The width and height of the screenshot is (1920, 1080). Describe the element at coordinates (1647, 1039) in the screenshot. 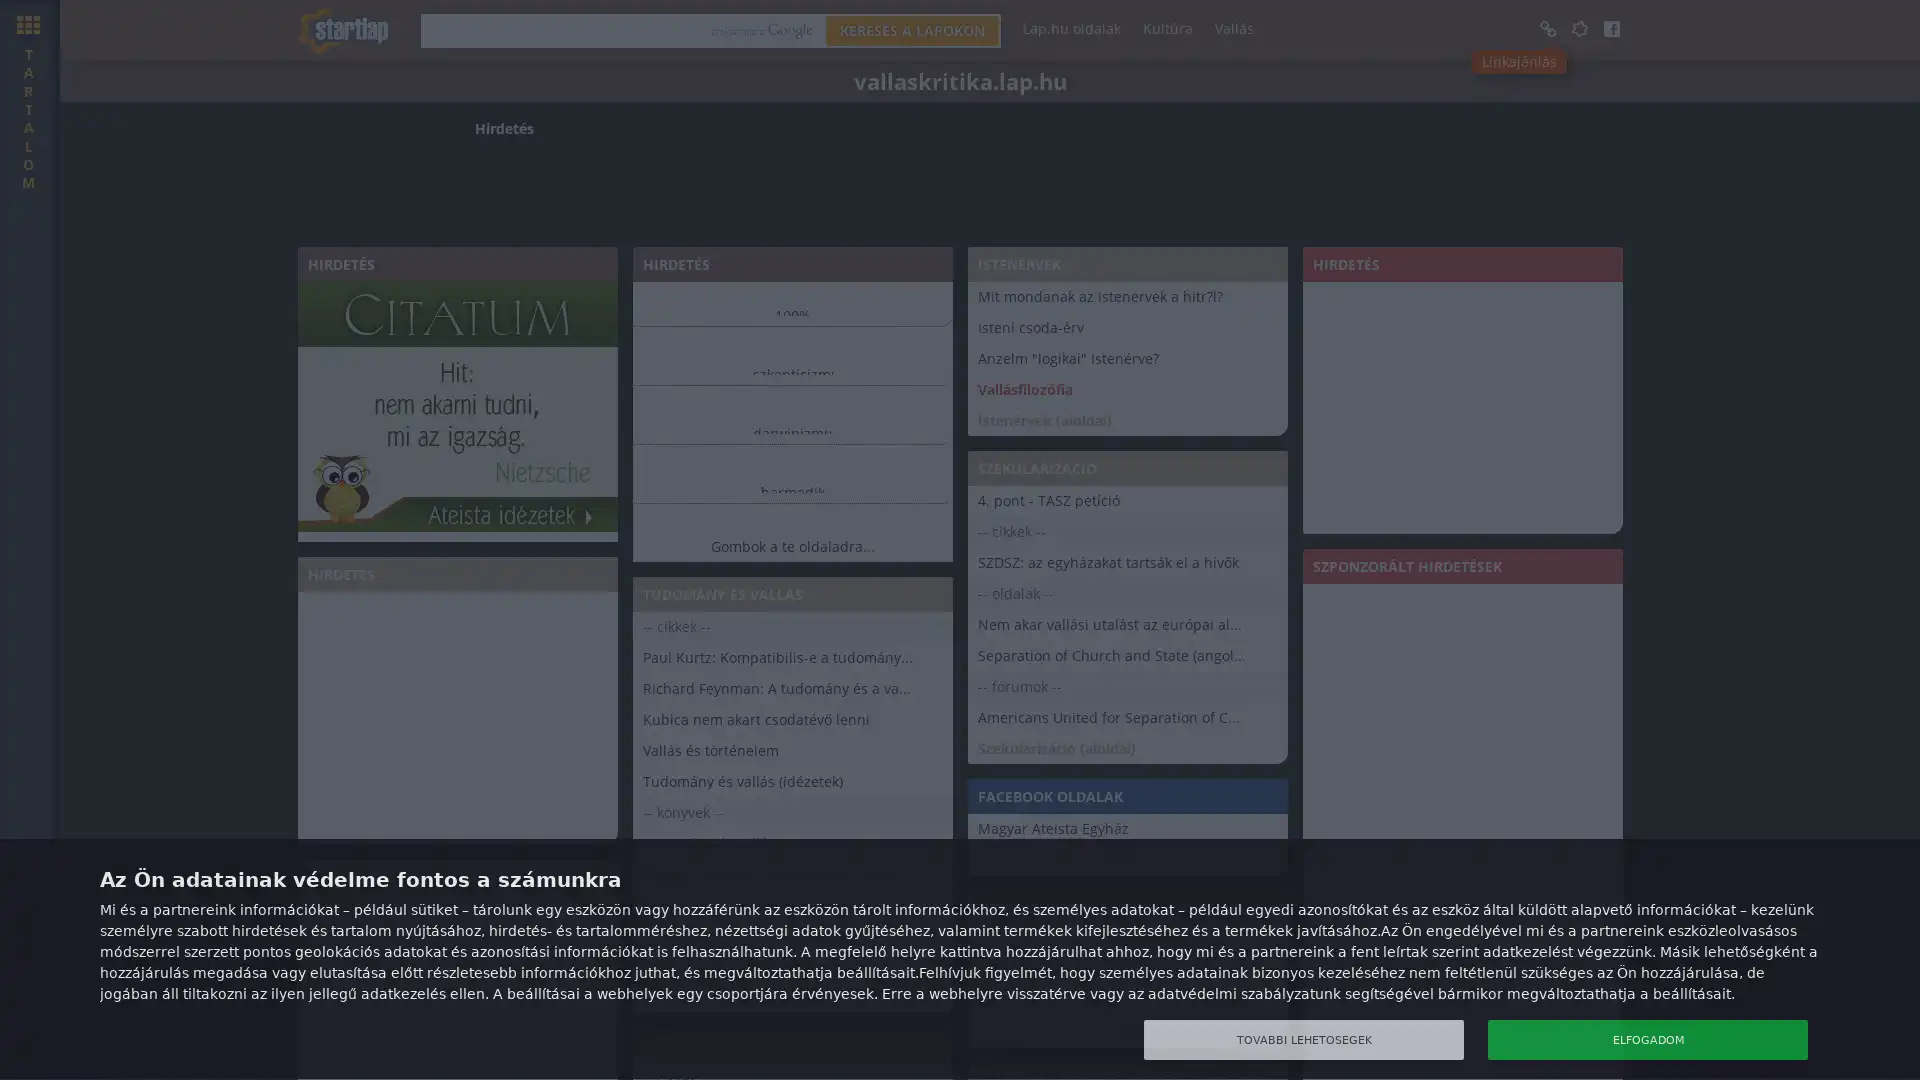

I see `ELFOGADOM` at that location.